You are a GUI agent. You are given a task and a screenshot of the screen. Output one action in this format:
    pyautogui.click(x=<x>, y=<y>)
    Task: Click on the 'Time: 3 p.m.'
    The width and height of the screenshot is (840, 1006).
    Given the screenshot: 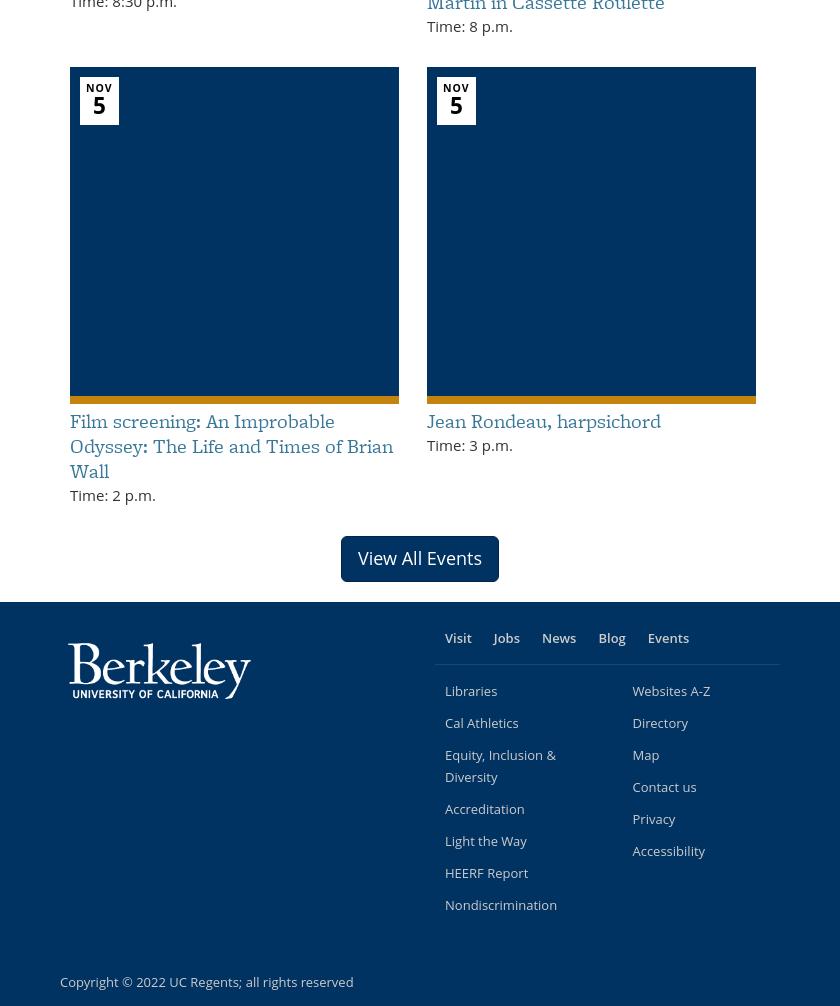 What is the action you would take?
    pyautogui.click(x=469, y=443)
    